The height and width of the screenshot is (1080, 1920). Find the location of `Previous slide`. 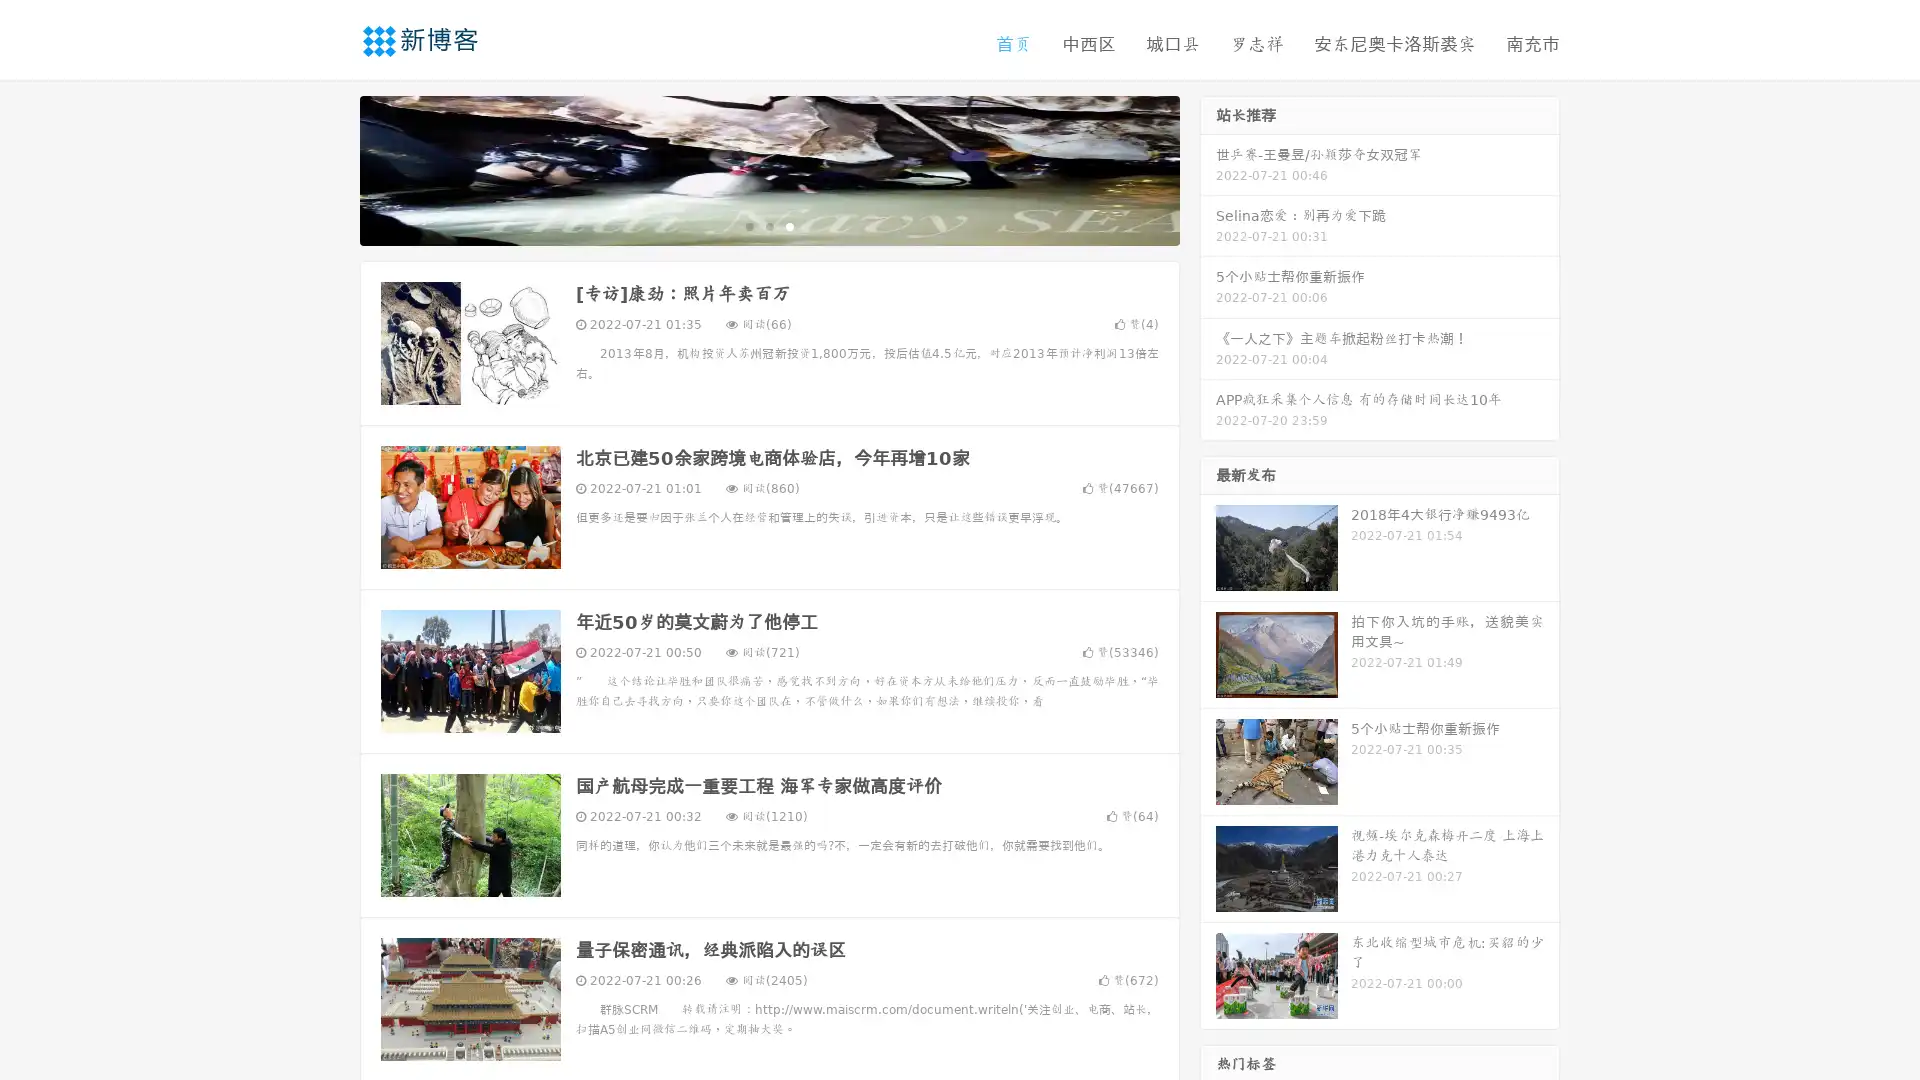

Previous slide is located at coordinates (330, 168).